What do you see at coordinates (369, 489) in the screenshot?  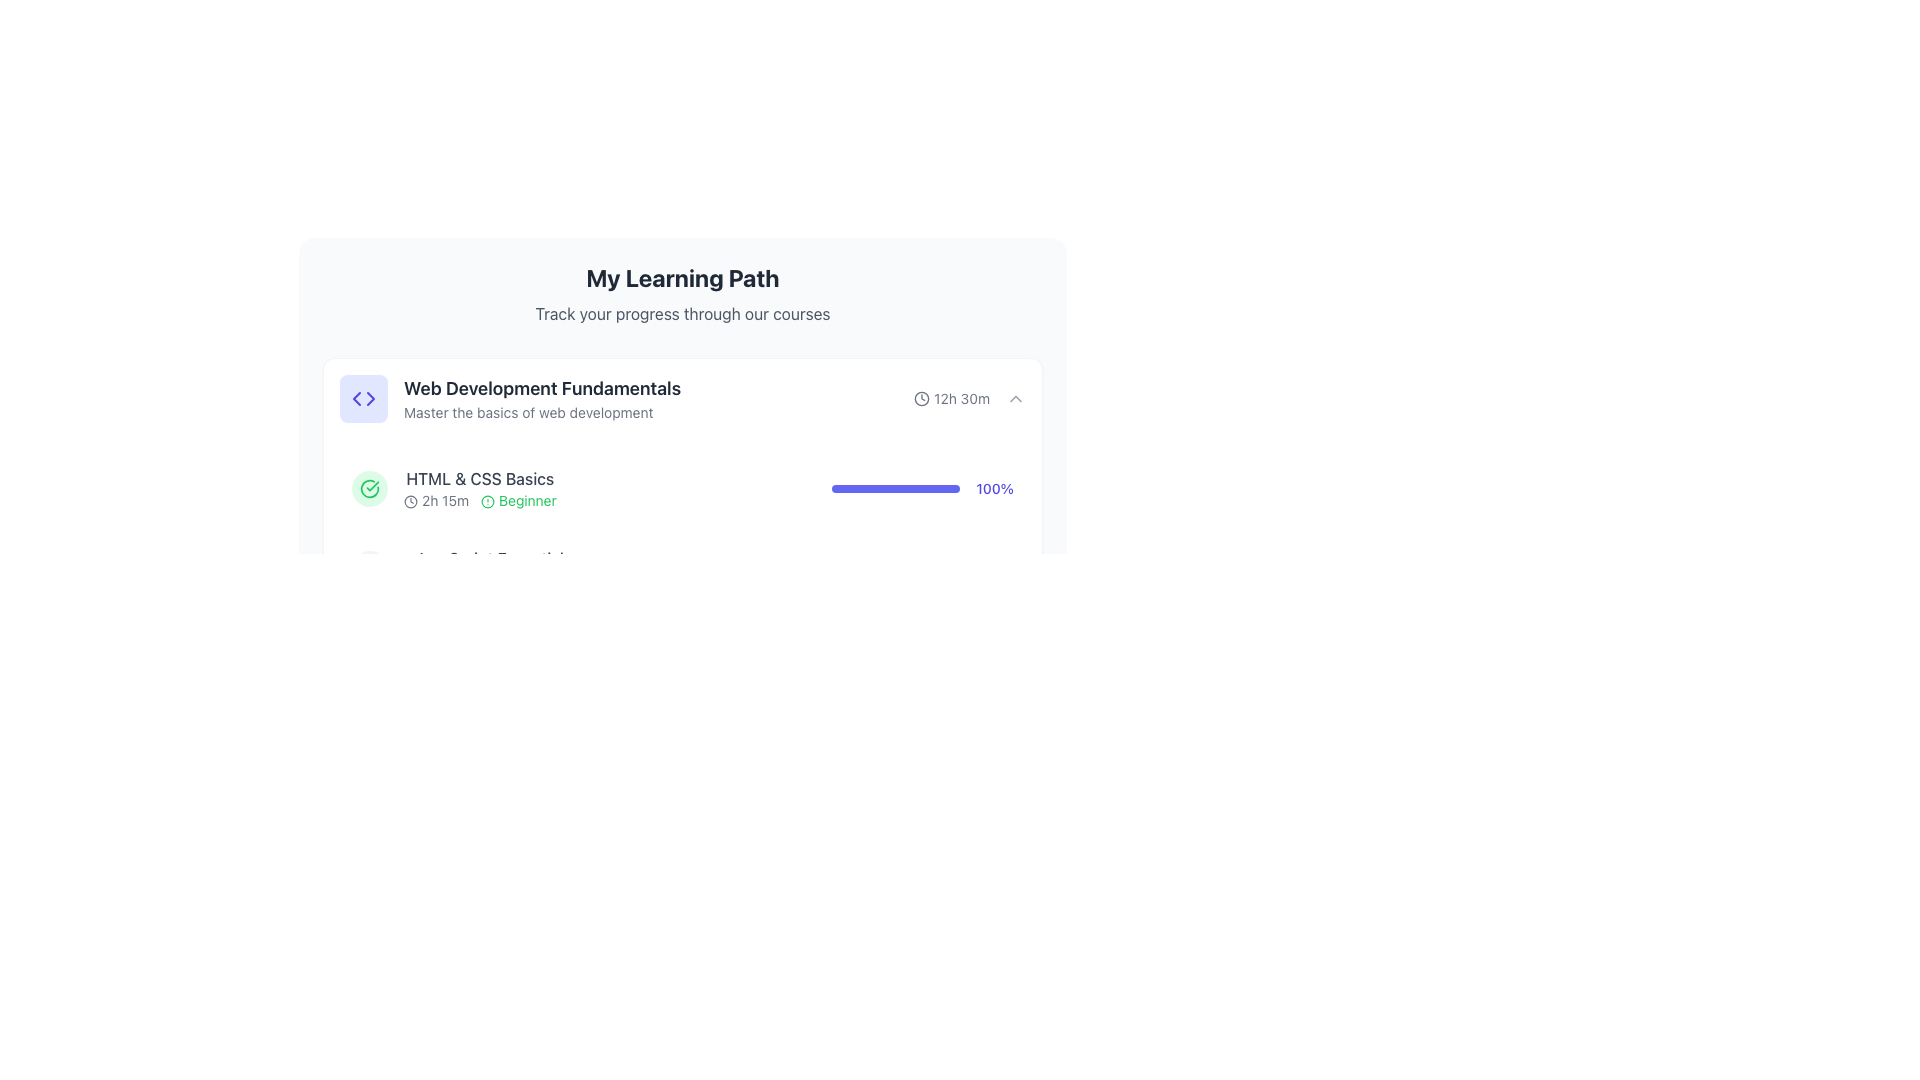 I see `the Status Indicator Icon, which visually indicates the completion or status of the 'HTML & CSS Basics' course, located to the left of the course title` at bounding box center [369, 489].